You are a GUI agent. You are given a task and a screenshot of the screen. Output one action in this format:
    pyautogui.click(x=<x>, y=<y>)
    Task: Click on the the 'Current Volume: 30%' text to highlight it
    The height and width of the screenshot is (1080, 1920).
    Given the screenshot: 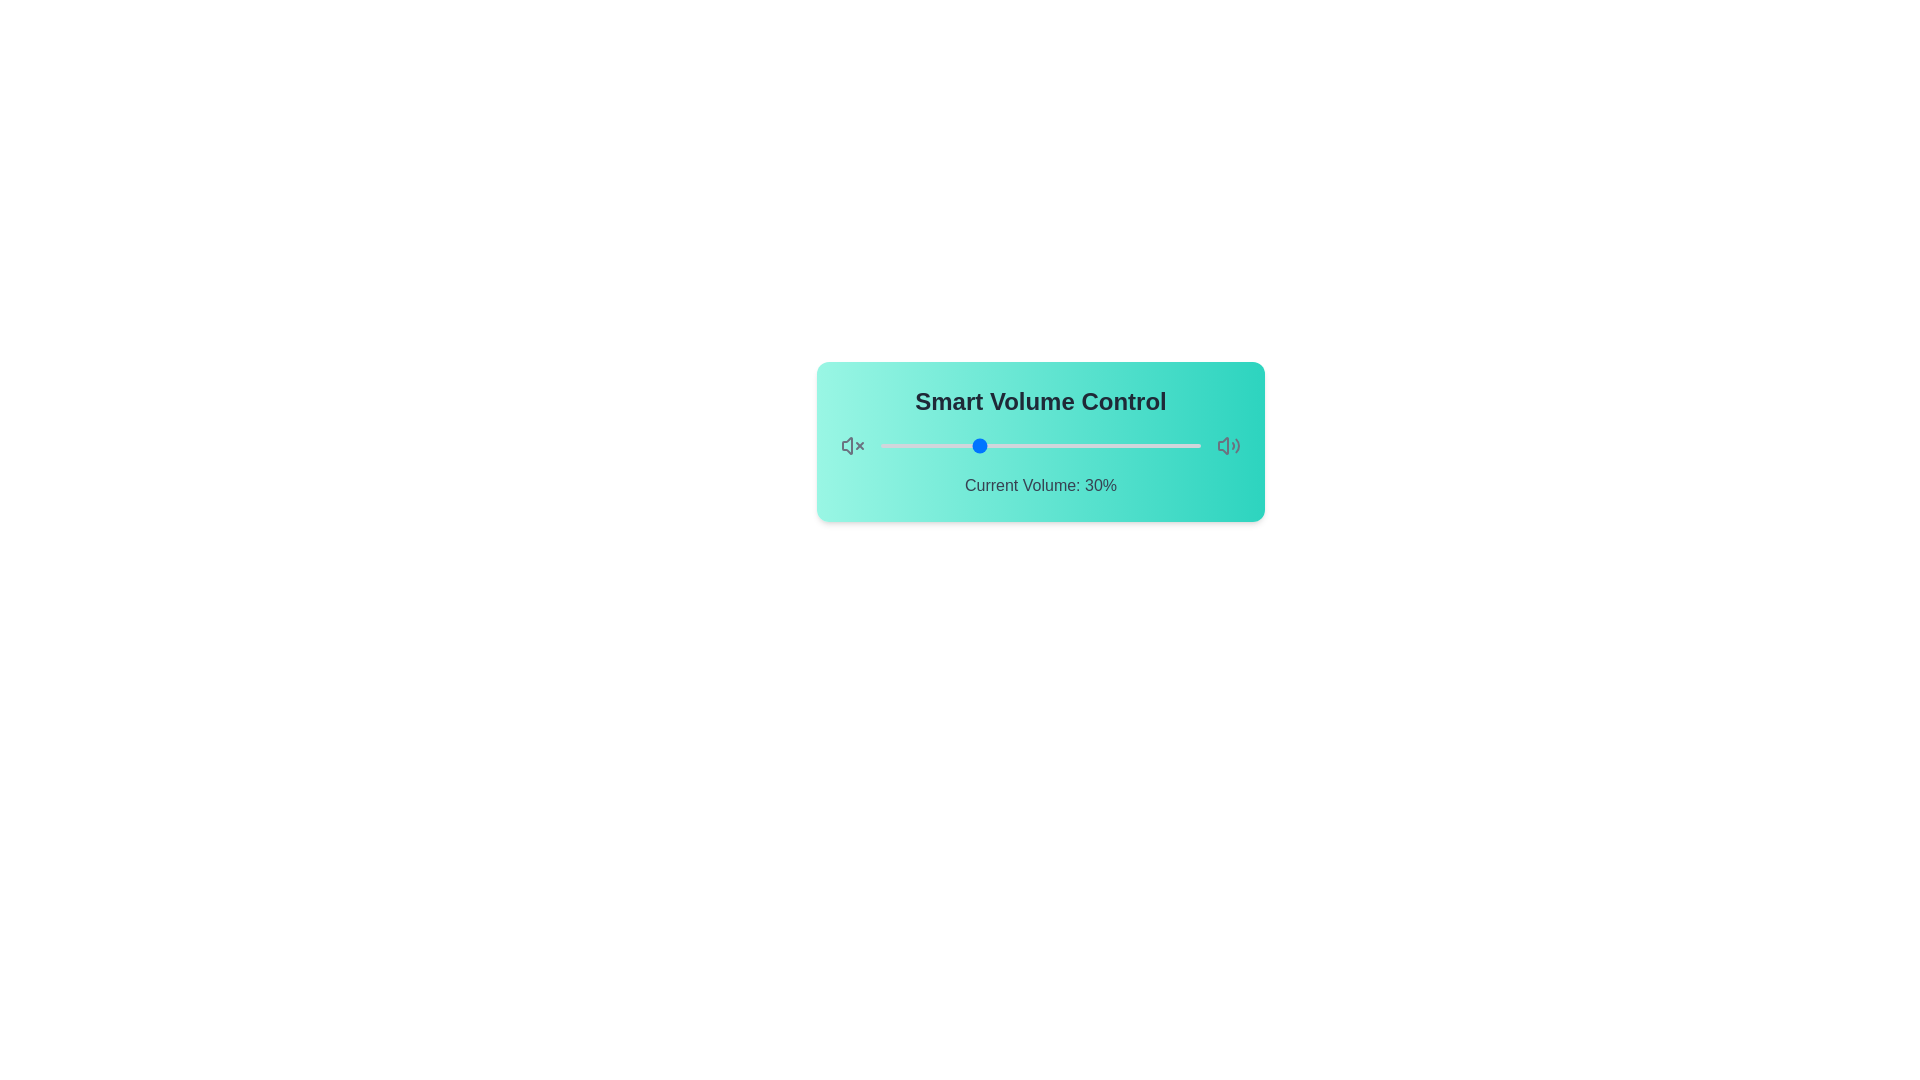 What is the action you would take?
    pyautogui.click(x=1040, y=486)
    